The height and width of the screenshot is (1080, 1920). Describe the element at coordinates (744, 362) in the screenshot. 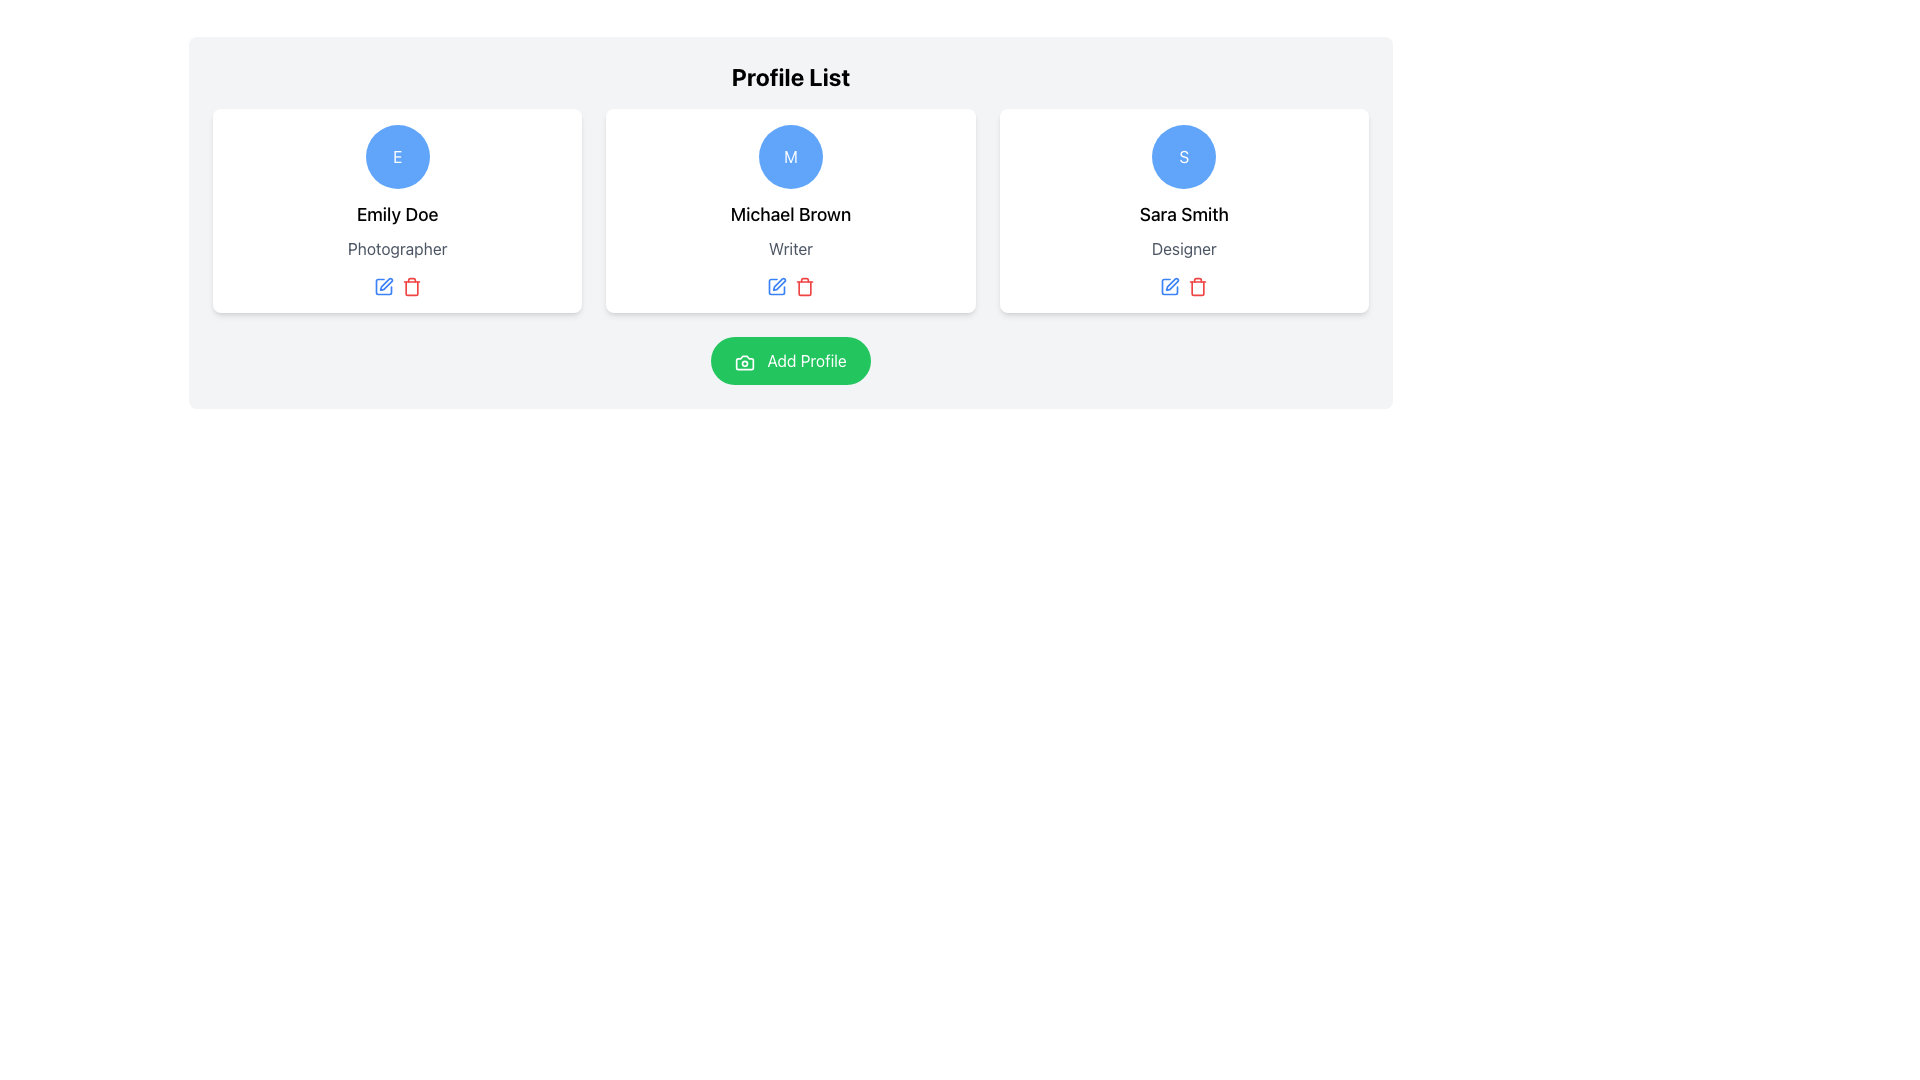

I see `the camera icon located to the left of the 'Add Profile' text within the green button at the bottom of the profile list` at that location.